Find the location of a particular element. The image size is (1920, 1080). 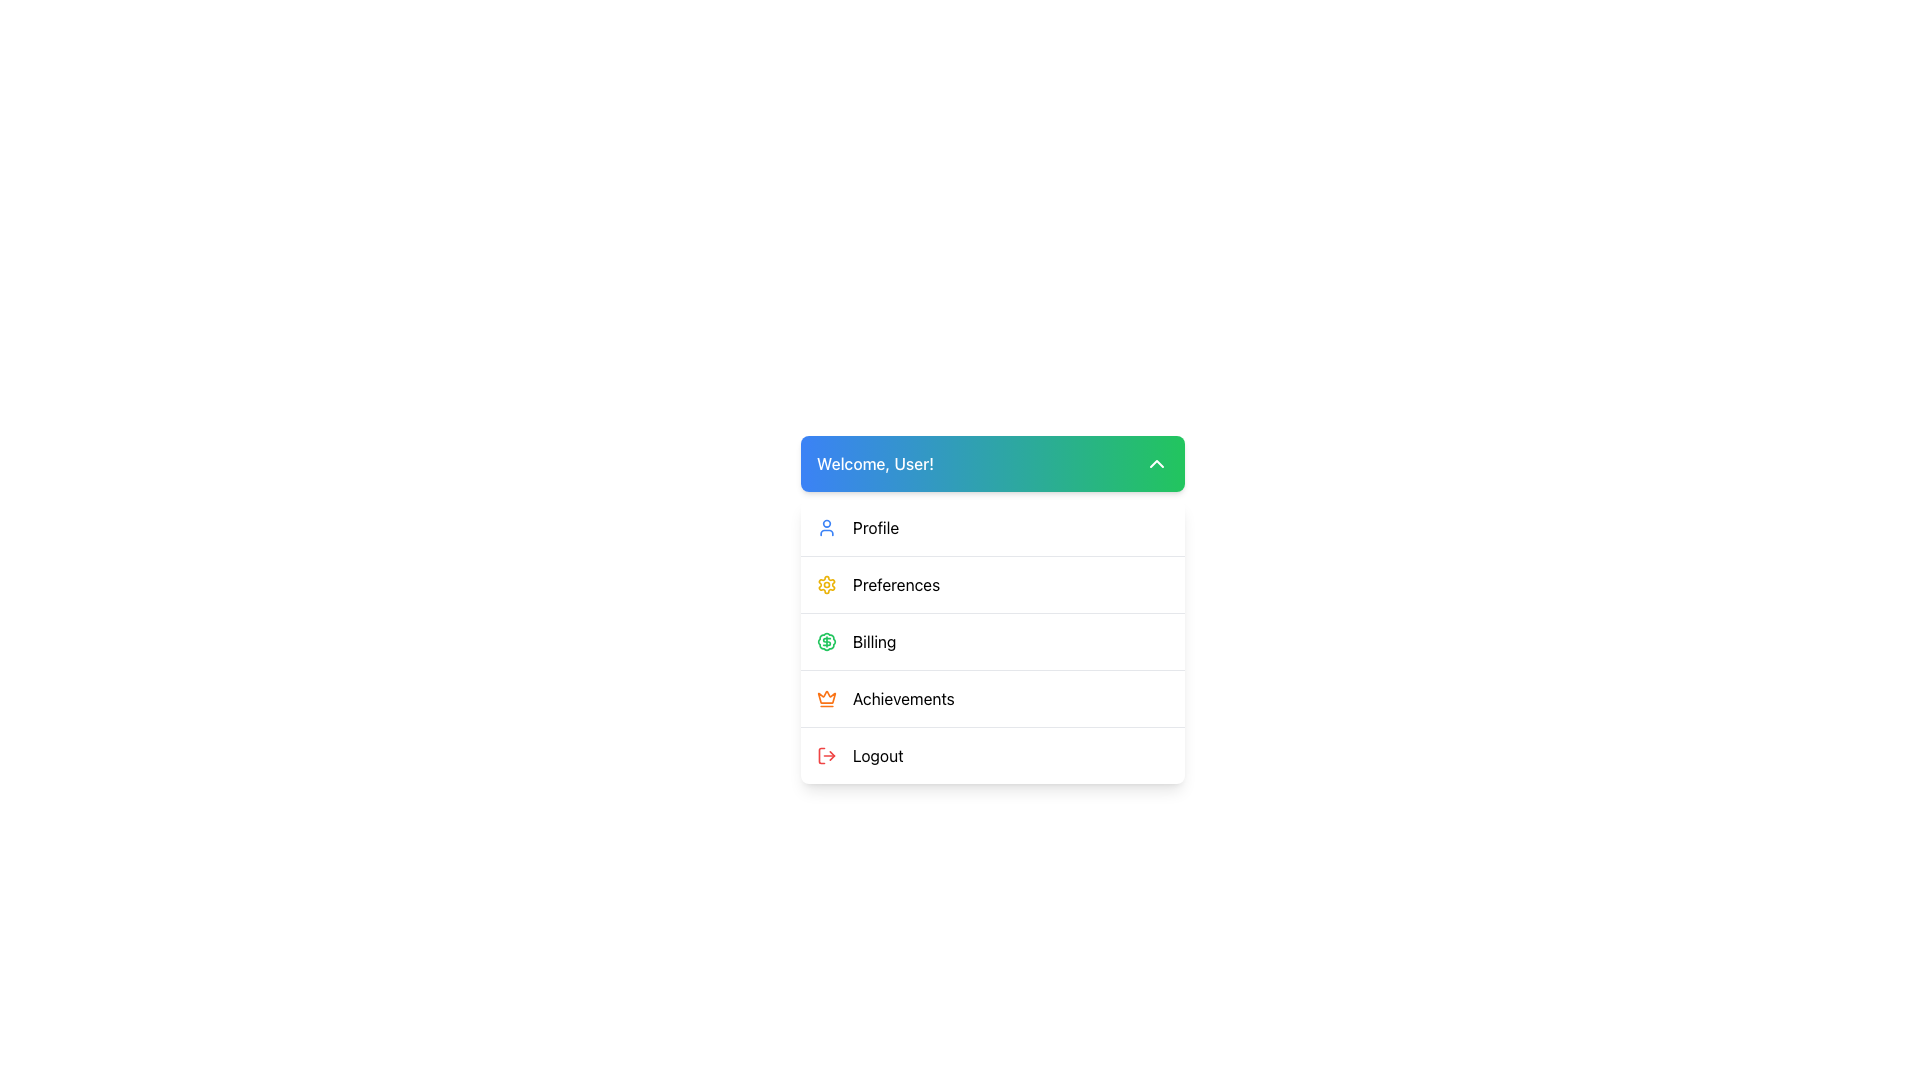

the 'Billing' icon located in the third row of the dropdown menu is located at coordinates (826, 641).